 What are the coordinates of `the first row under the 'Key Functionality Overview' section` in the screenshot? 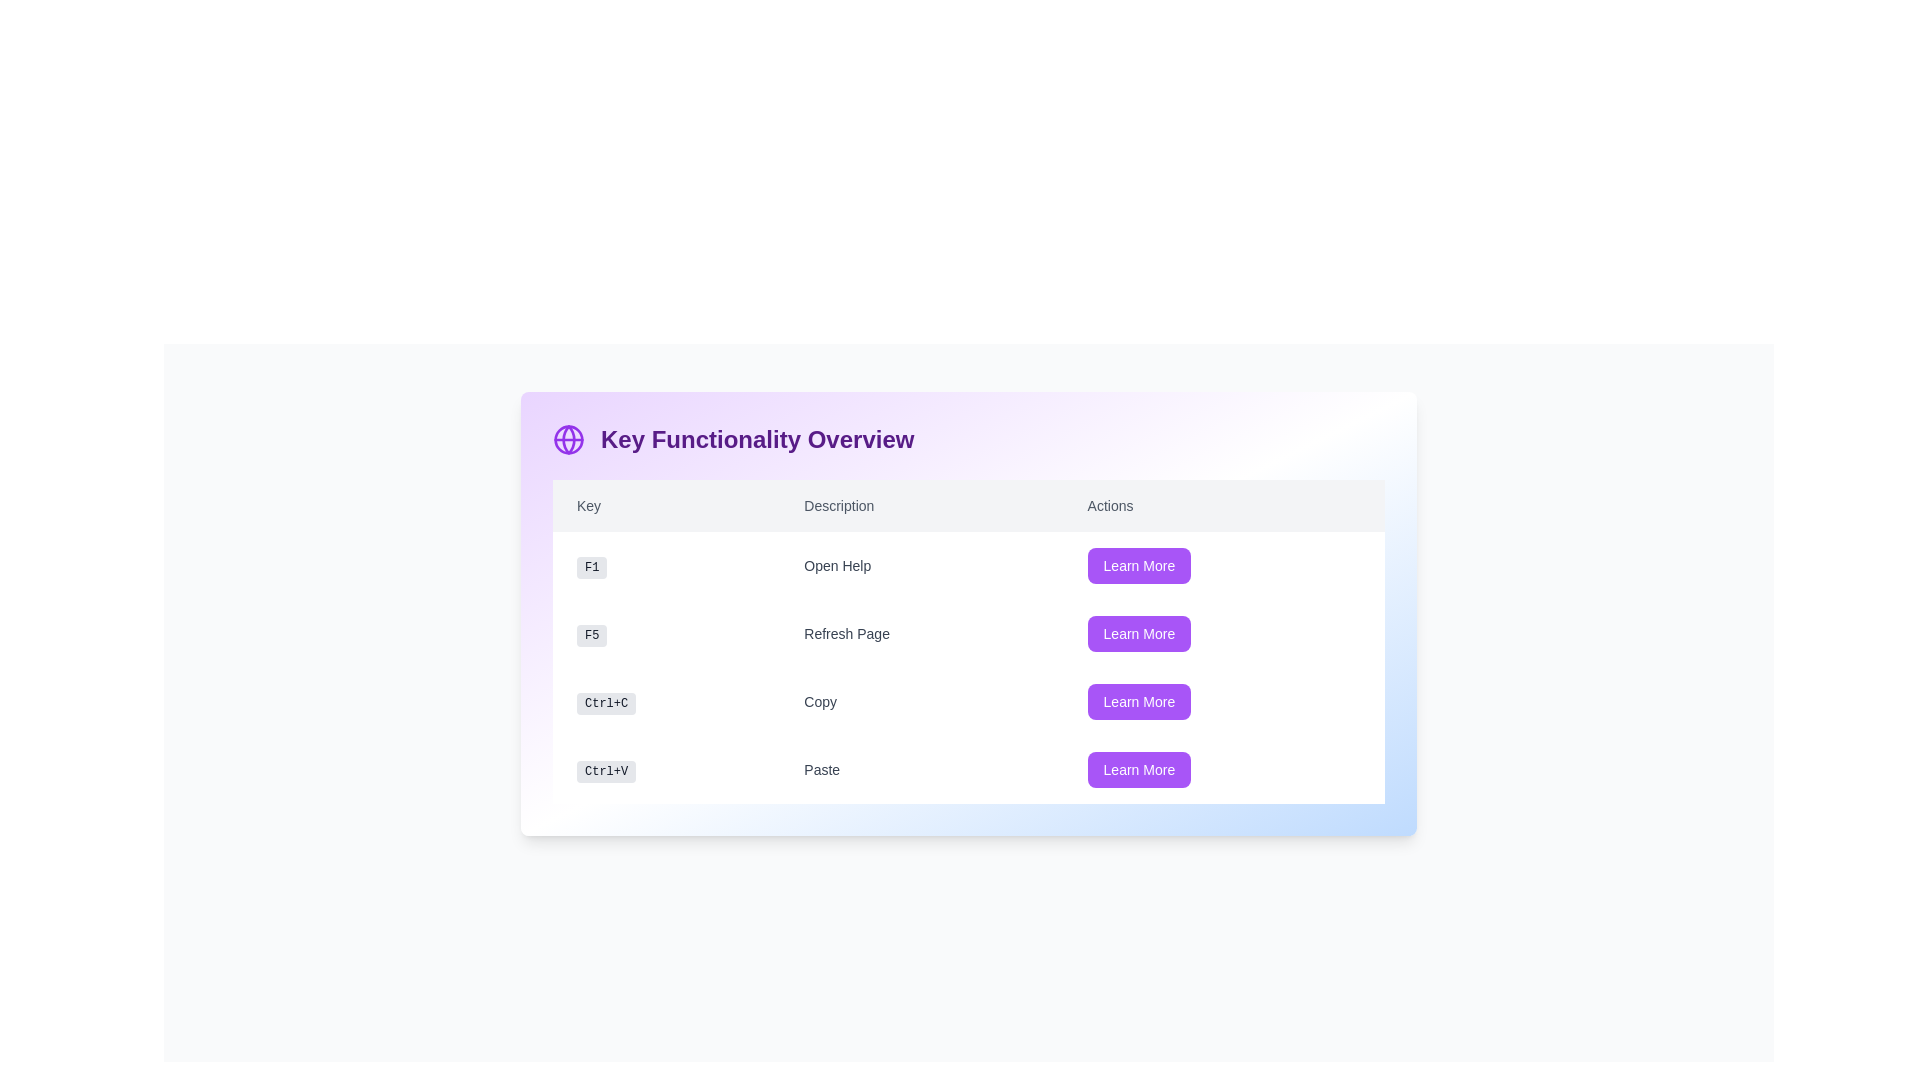 It's located at (969, 566).